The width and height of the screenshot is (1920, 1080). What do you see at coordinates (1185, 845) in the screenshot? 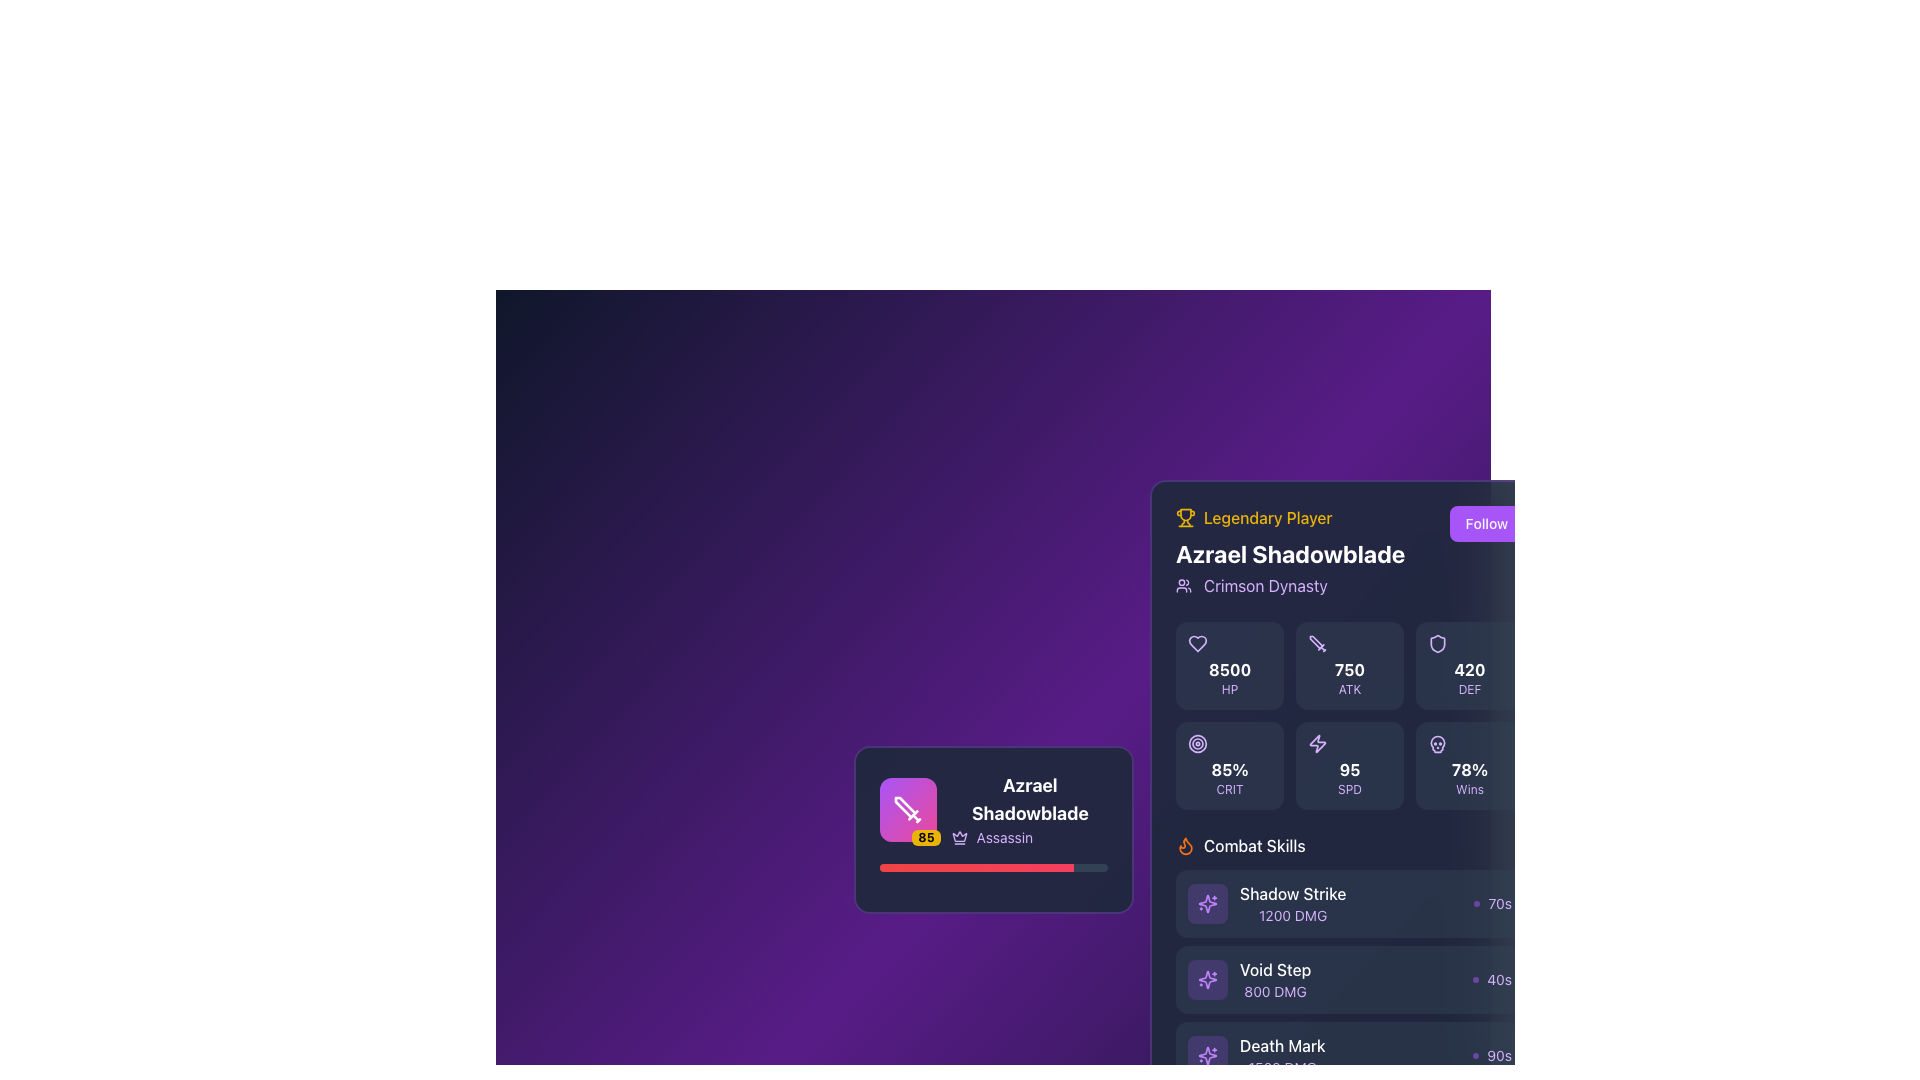
I see `the flame icon that represents the 'Combat Skills' section, located beside the 'Combat Skills' label in the right-side panel` at bounding box center [1185, 845].